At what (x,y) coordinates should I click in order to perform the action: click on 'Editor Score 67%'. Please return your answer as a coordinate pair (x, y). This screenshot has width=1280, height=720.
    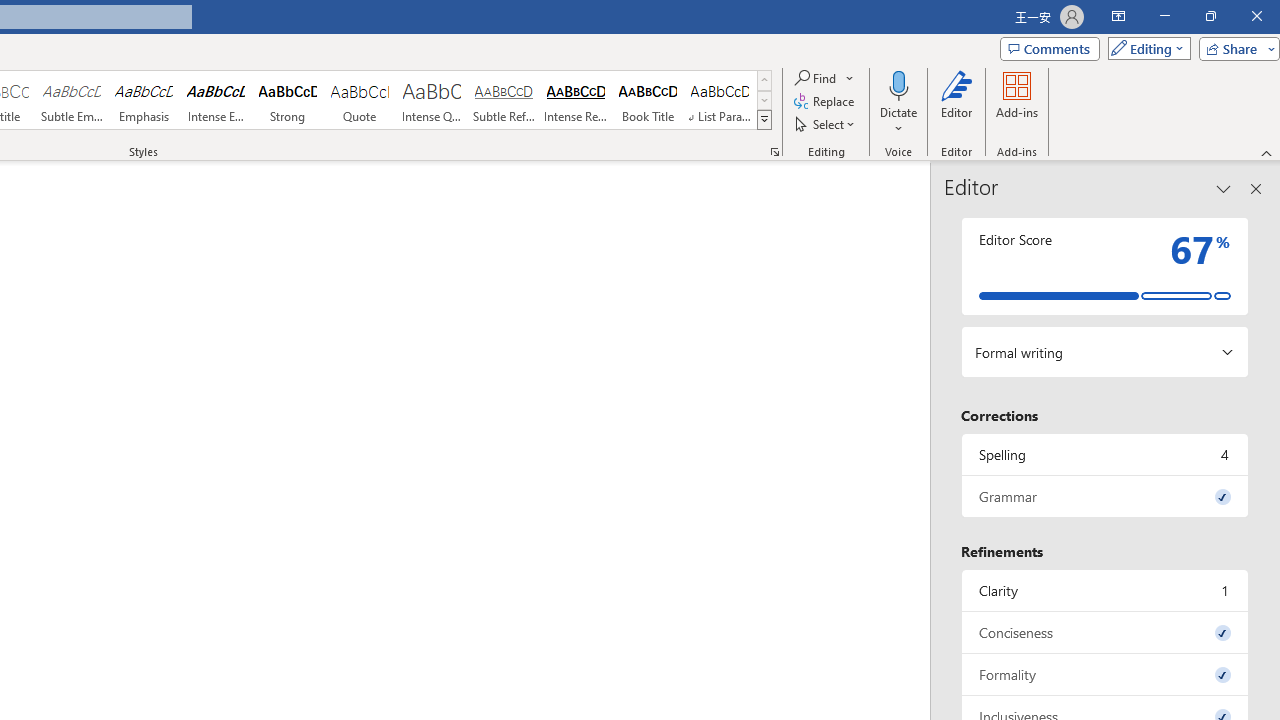
    Looking at the image, I should click on (1104, 265).